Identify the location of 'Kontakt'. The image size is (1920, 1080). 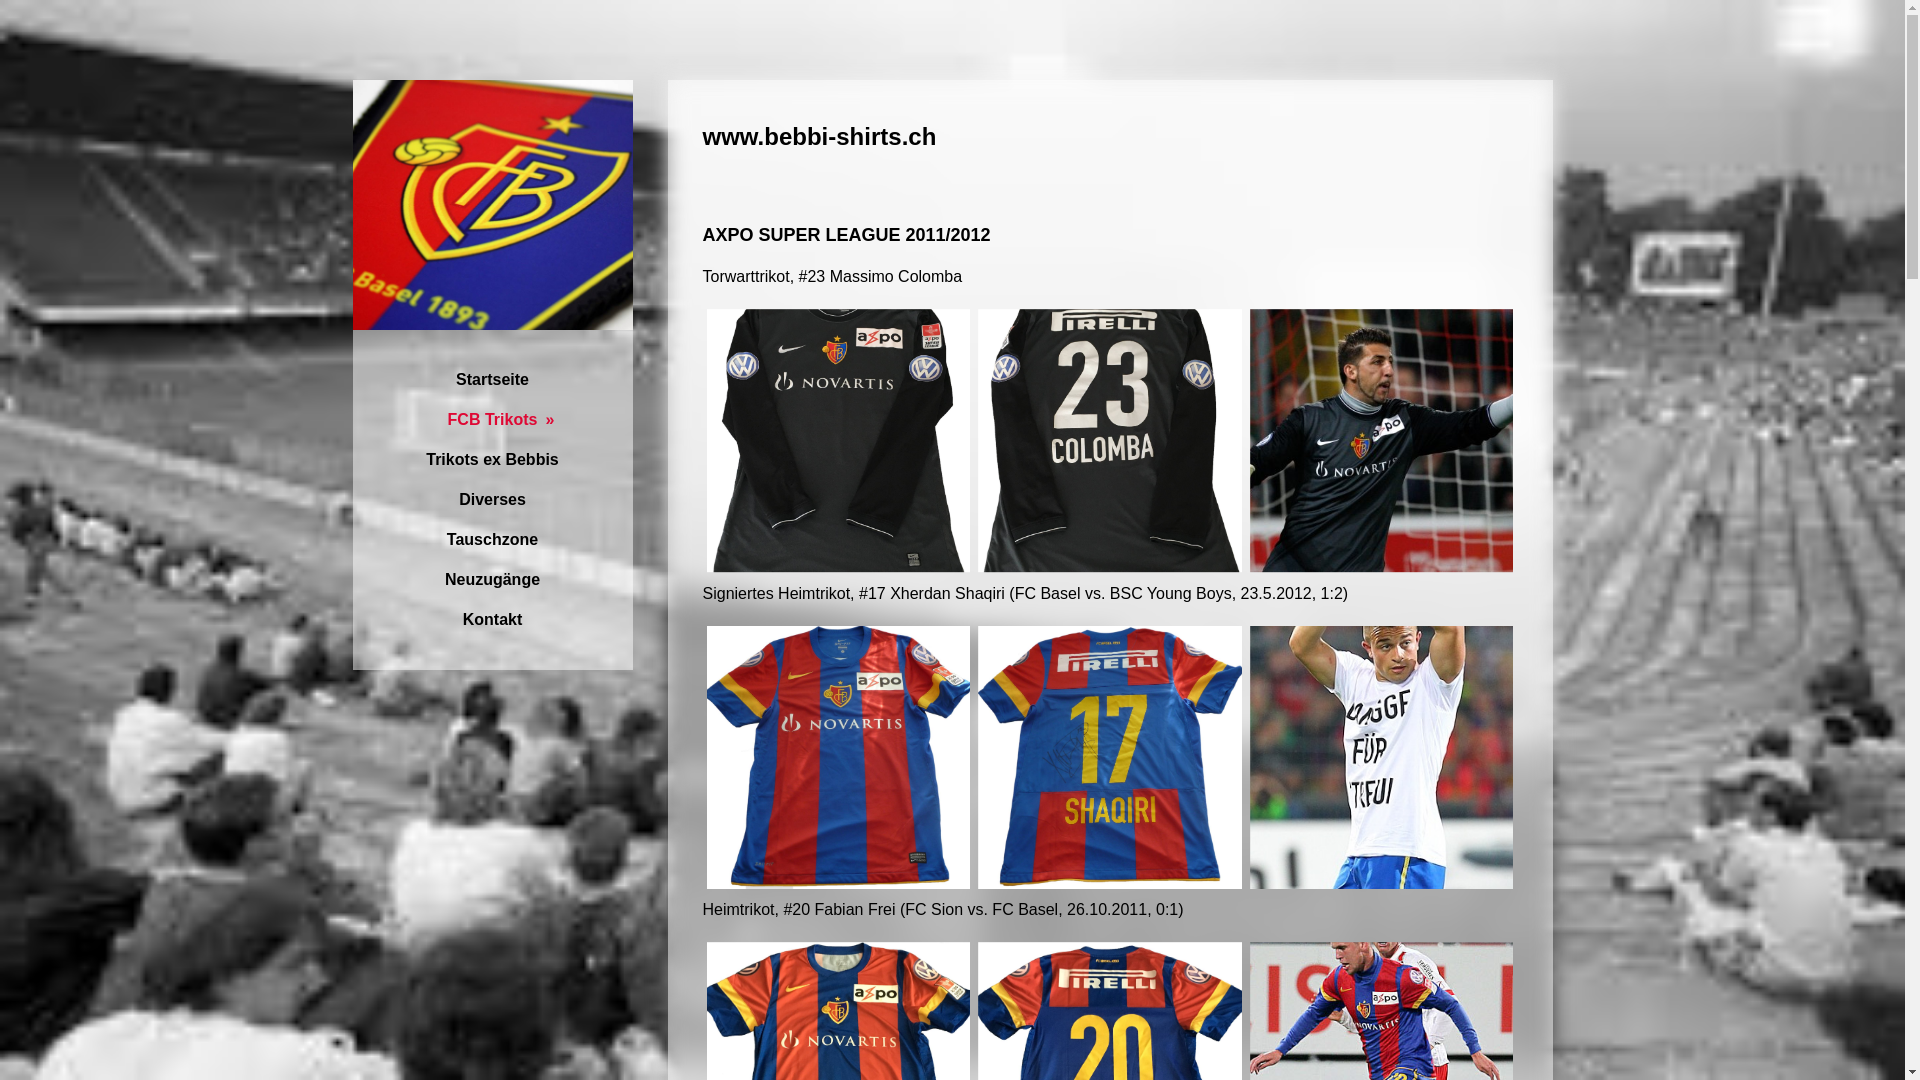
(351, 619).